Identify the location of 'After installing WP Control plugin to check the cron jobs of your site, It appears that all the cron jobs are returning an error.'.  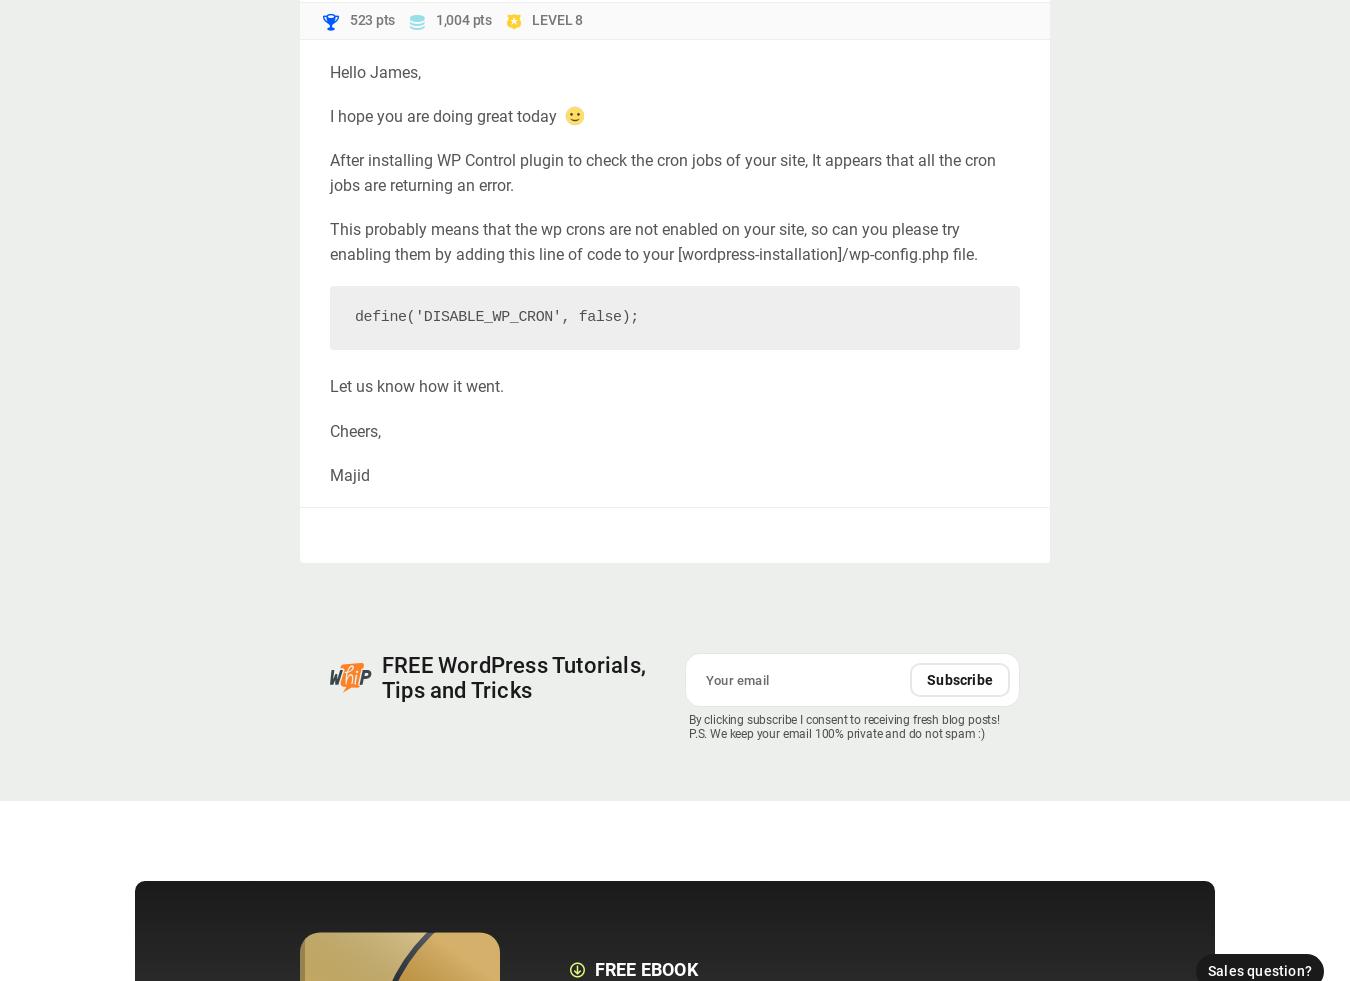
(328, 172).